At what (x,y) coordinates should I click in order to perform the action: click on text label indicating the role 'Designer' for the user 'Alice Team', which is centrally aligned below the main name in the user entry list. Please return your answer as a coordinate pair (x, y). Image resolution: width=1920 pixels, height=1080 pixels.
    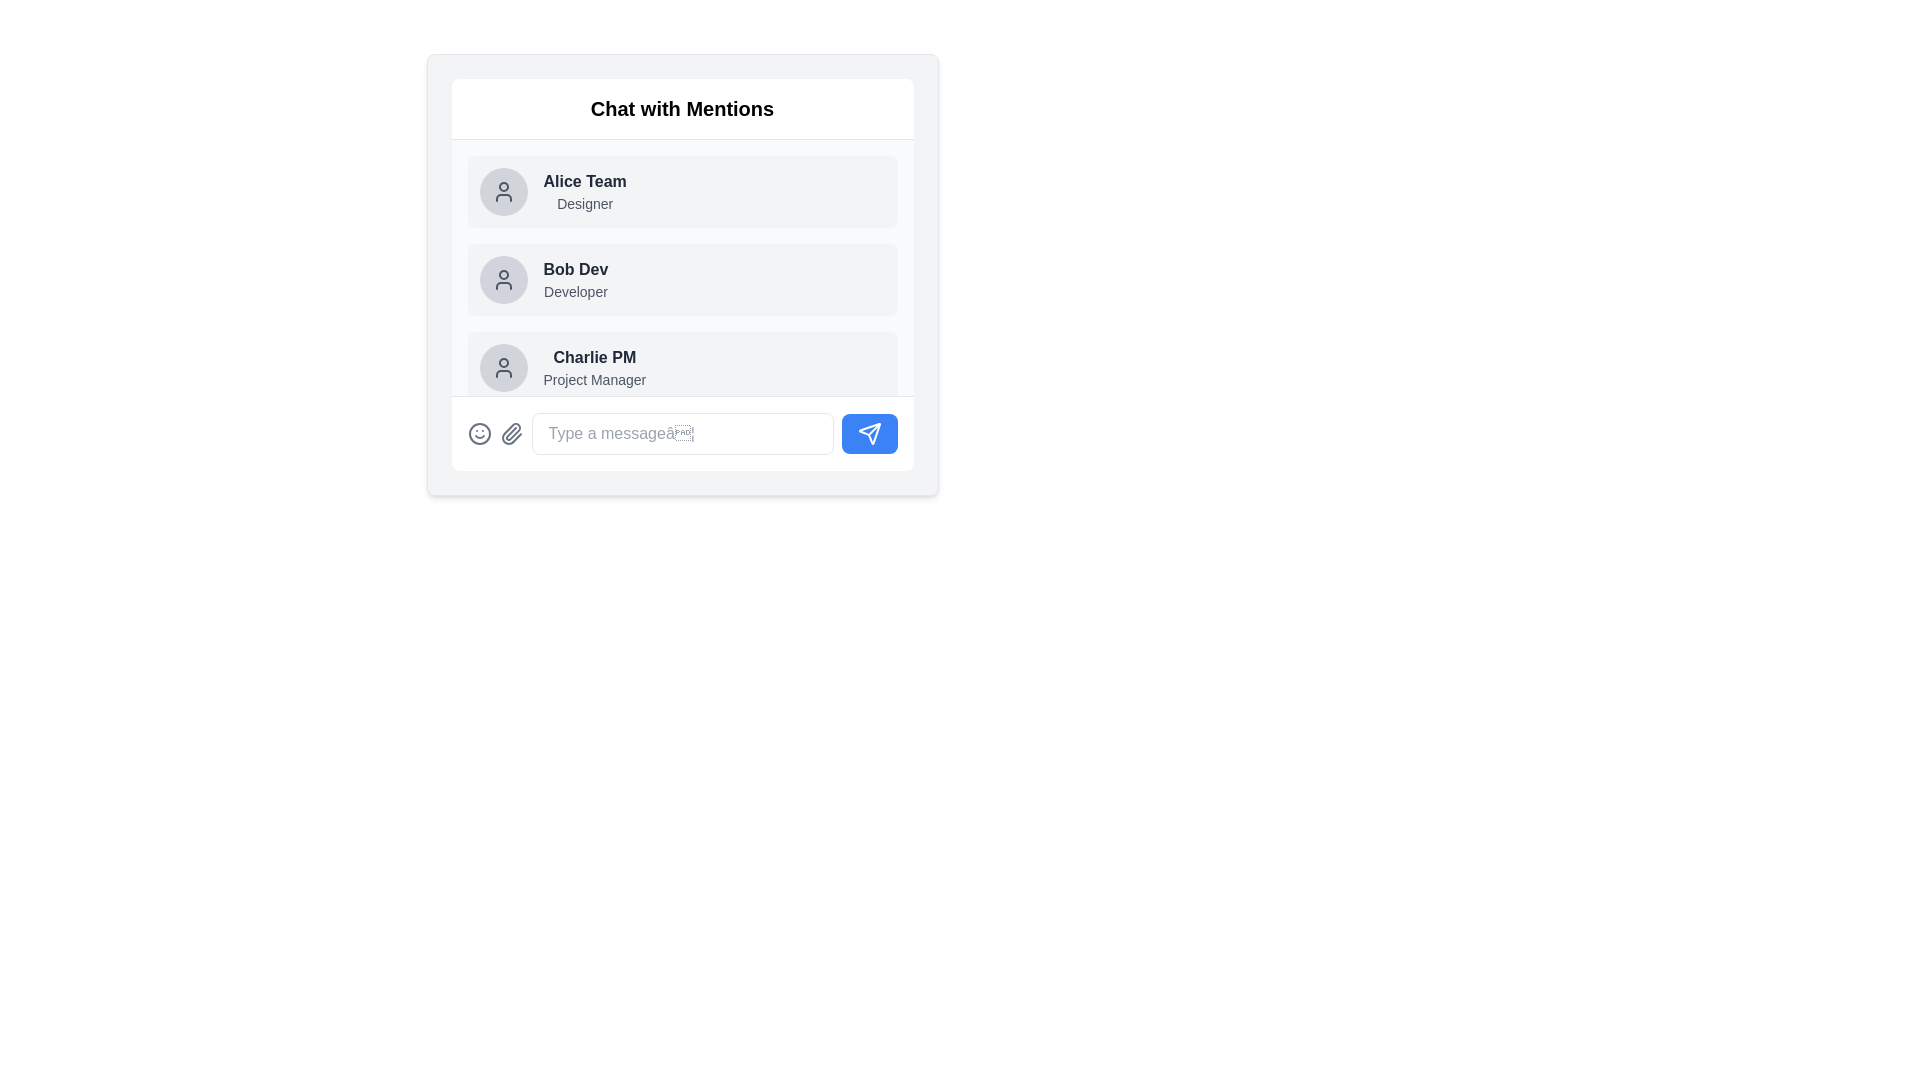
    Looking at the image, I should click on (584, 204).